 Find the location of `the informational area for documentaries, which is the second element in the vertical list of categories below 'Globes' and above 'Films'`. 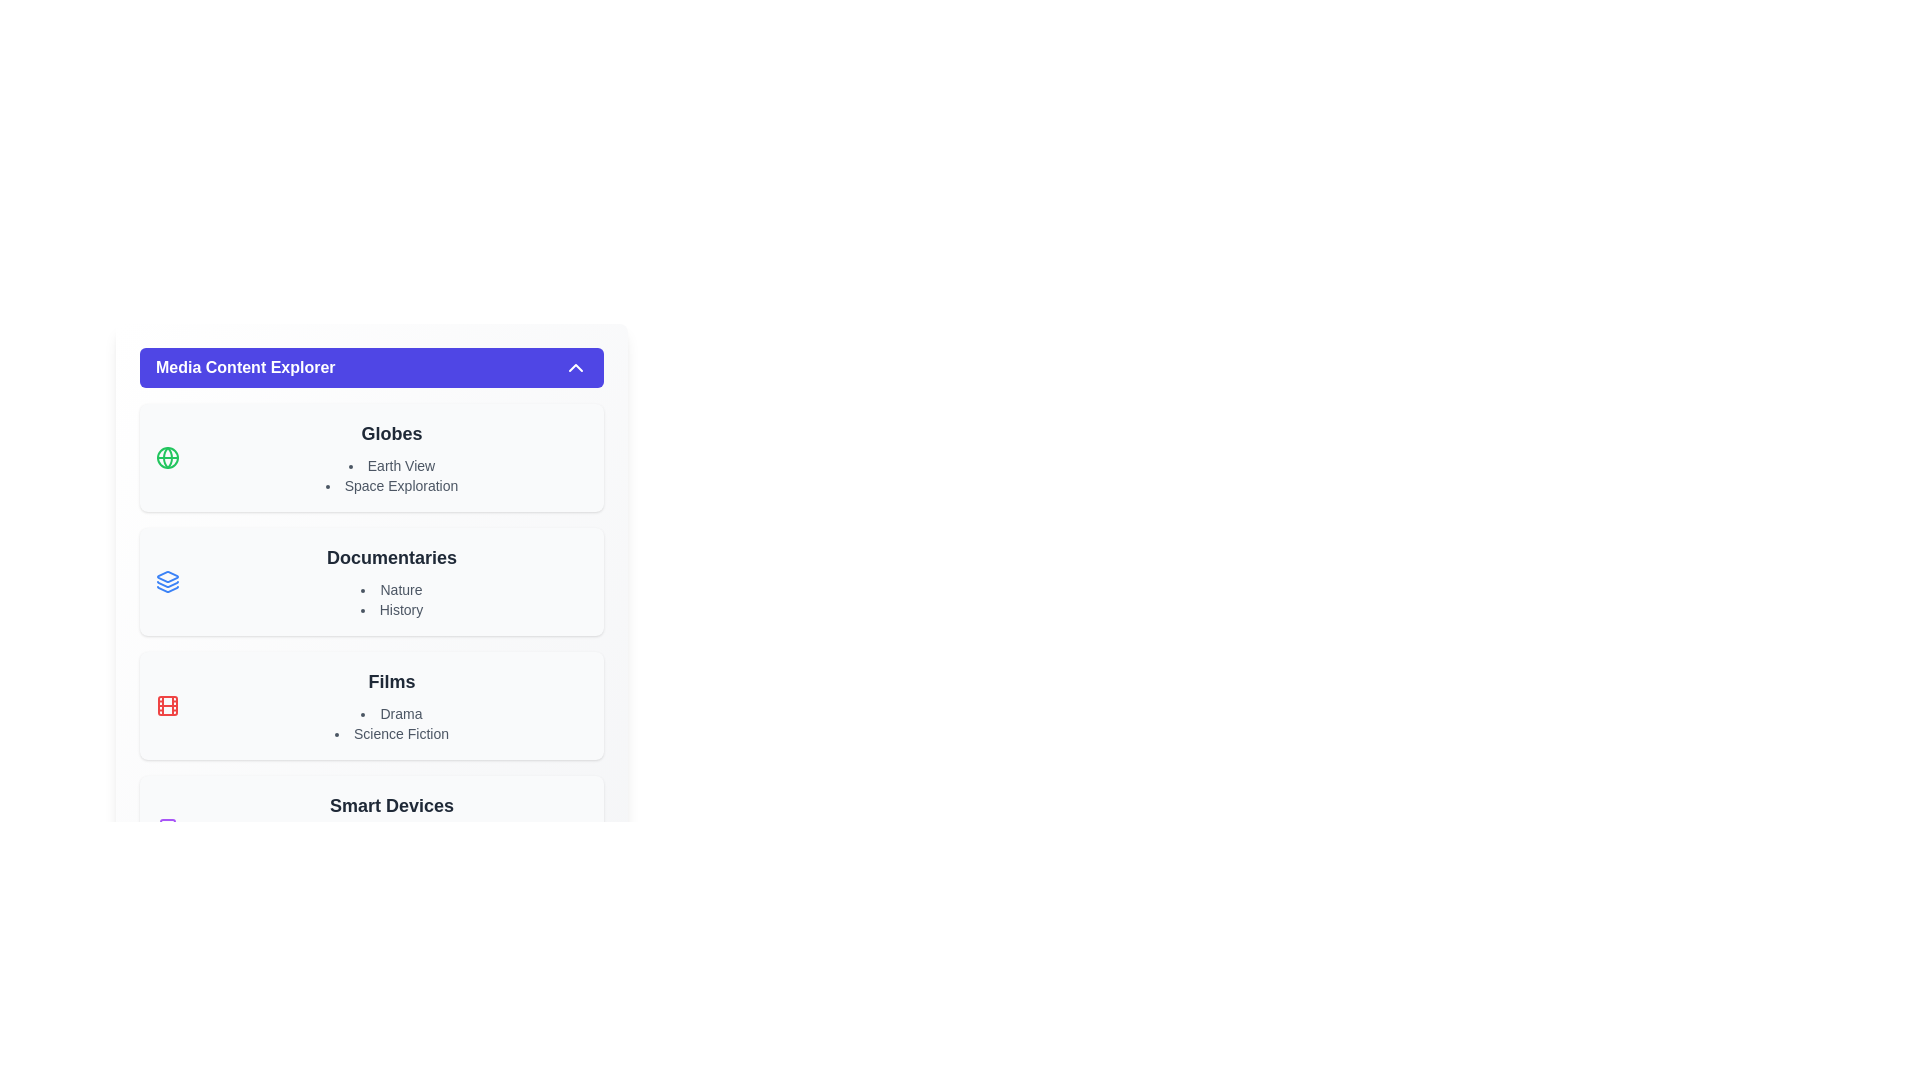

the informational area for documentaries, which is the second element in the vertical list of categories below 'Globes' and above 'Films' is located at coordinates (372, 582).